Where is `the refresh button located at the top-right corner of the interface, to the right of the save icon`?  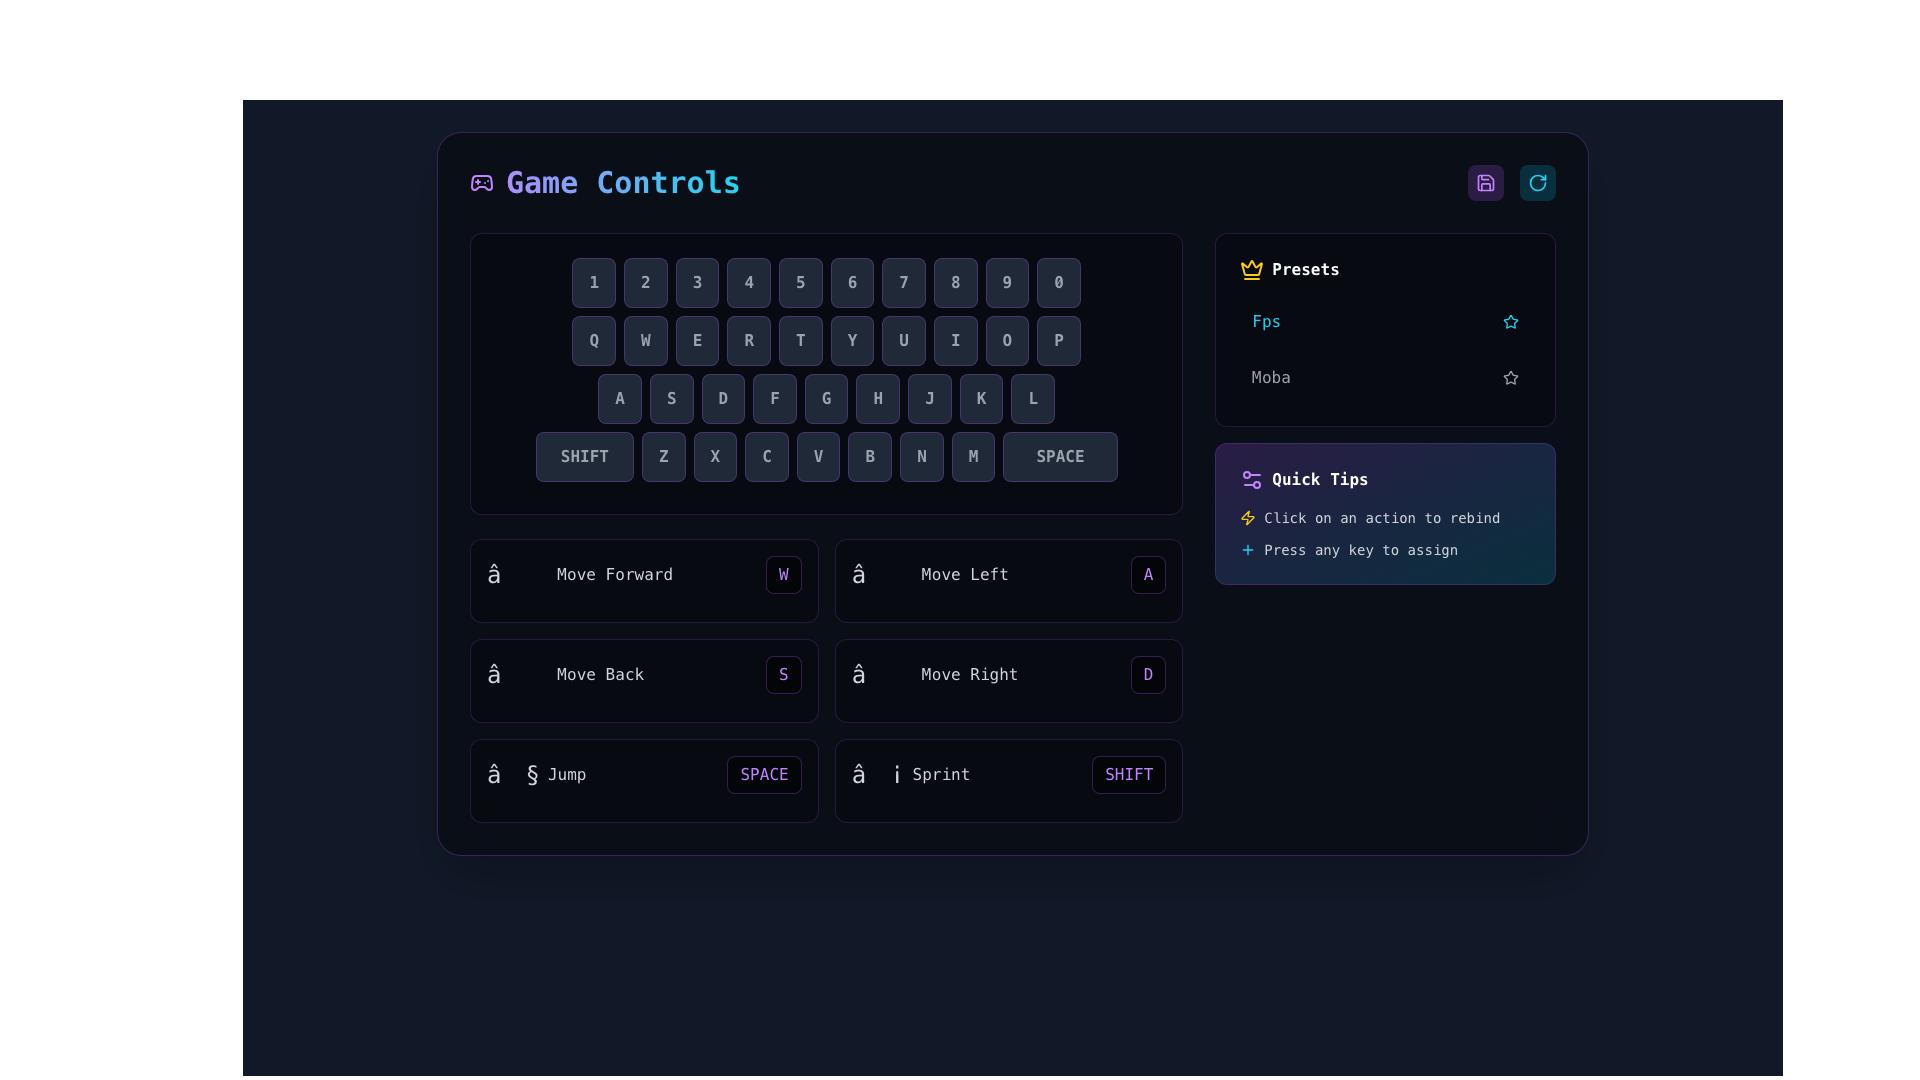 the refresh button located at the top-right corner of the interface, to the right of the save icon is located at coordinates (1536, 182).